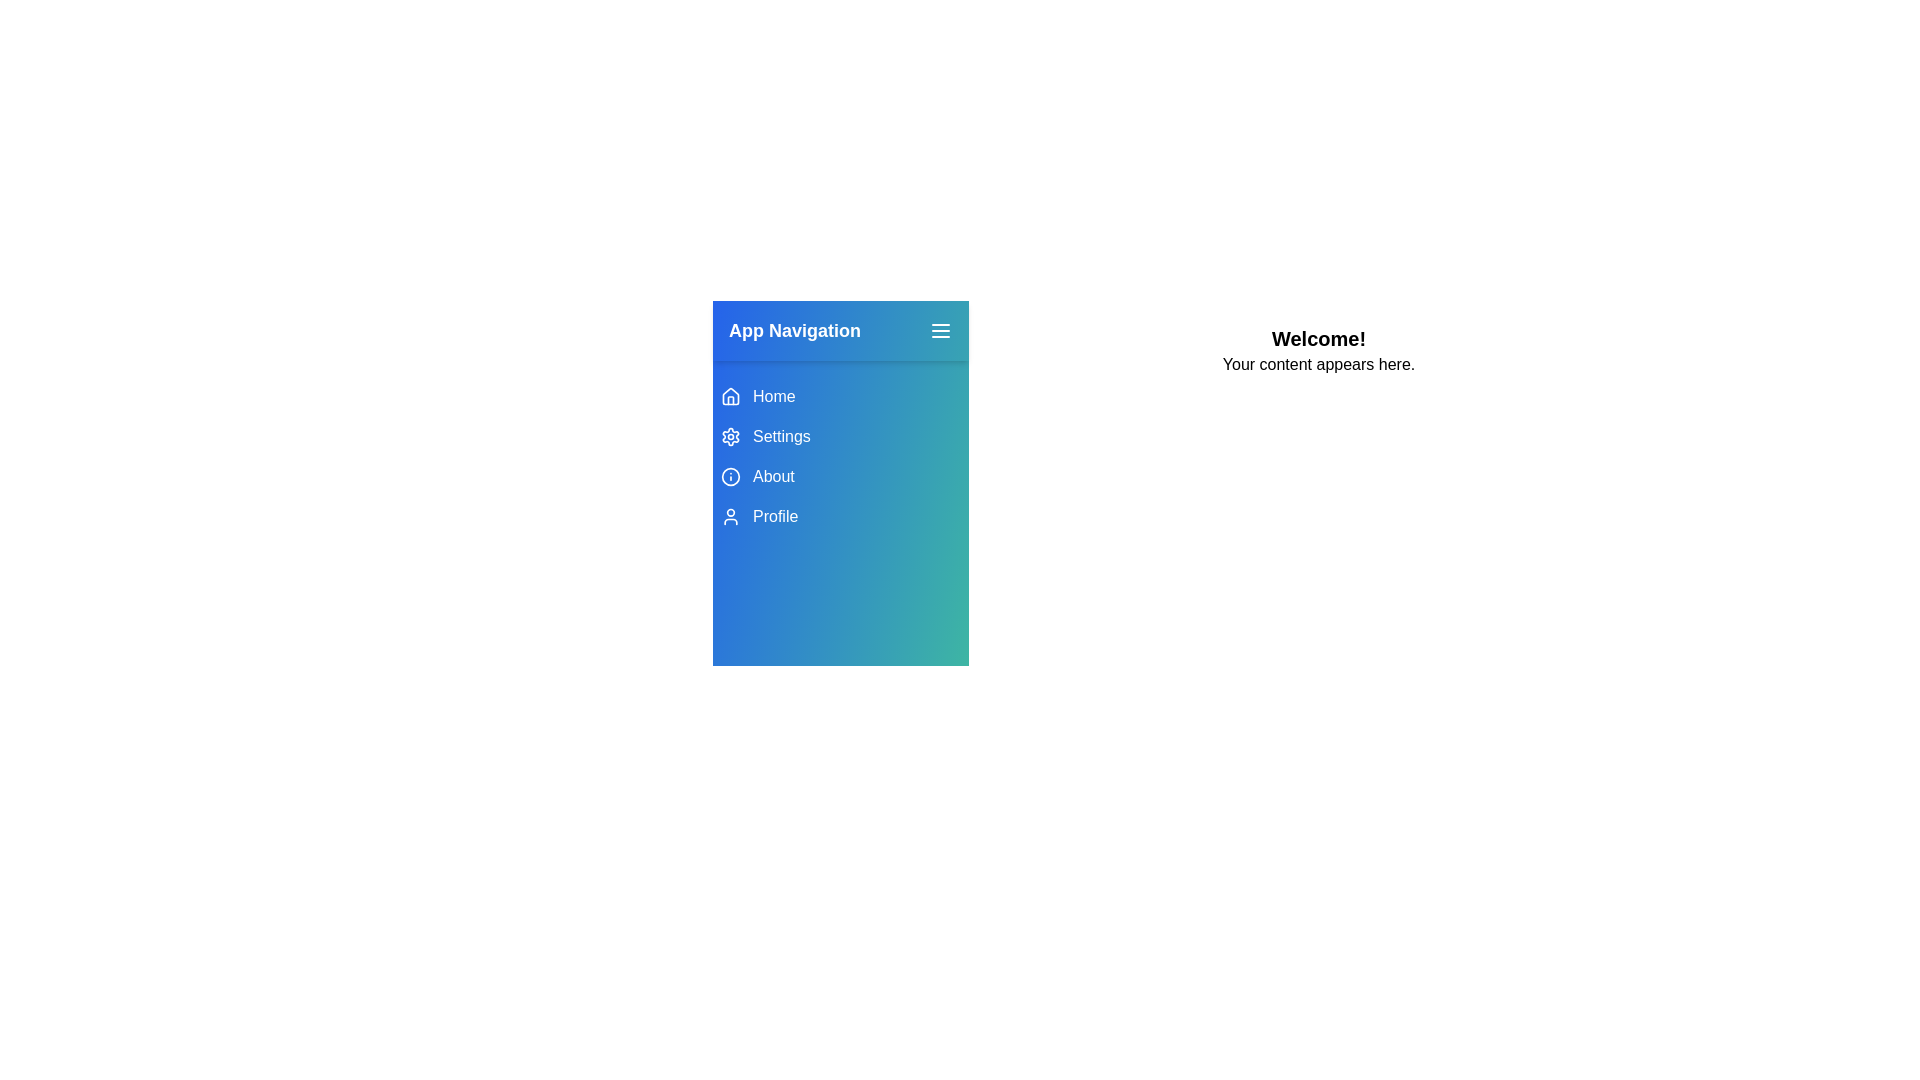 The height and width of the screenshot is (1080, 1920). Describe the element at coordinates (840, 435) in the screenshot. I see `the menu item Settings from the drawer` at that location.